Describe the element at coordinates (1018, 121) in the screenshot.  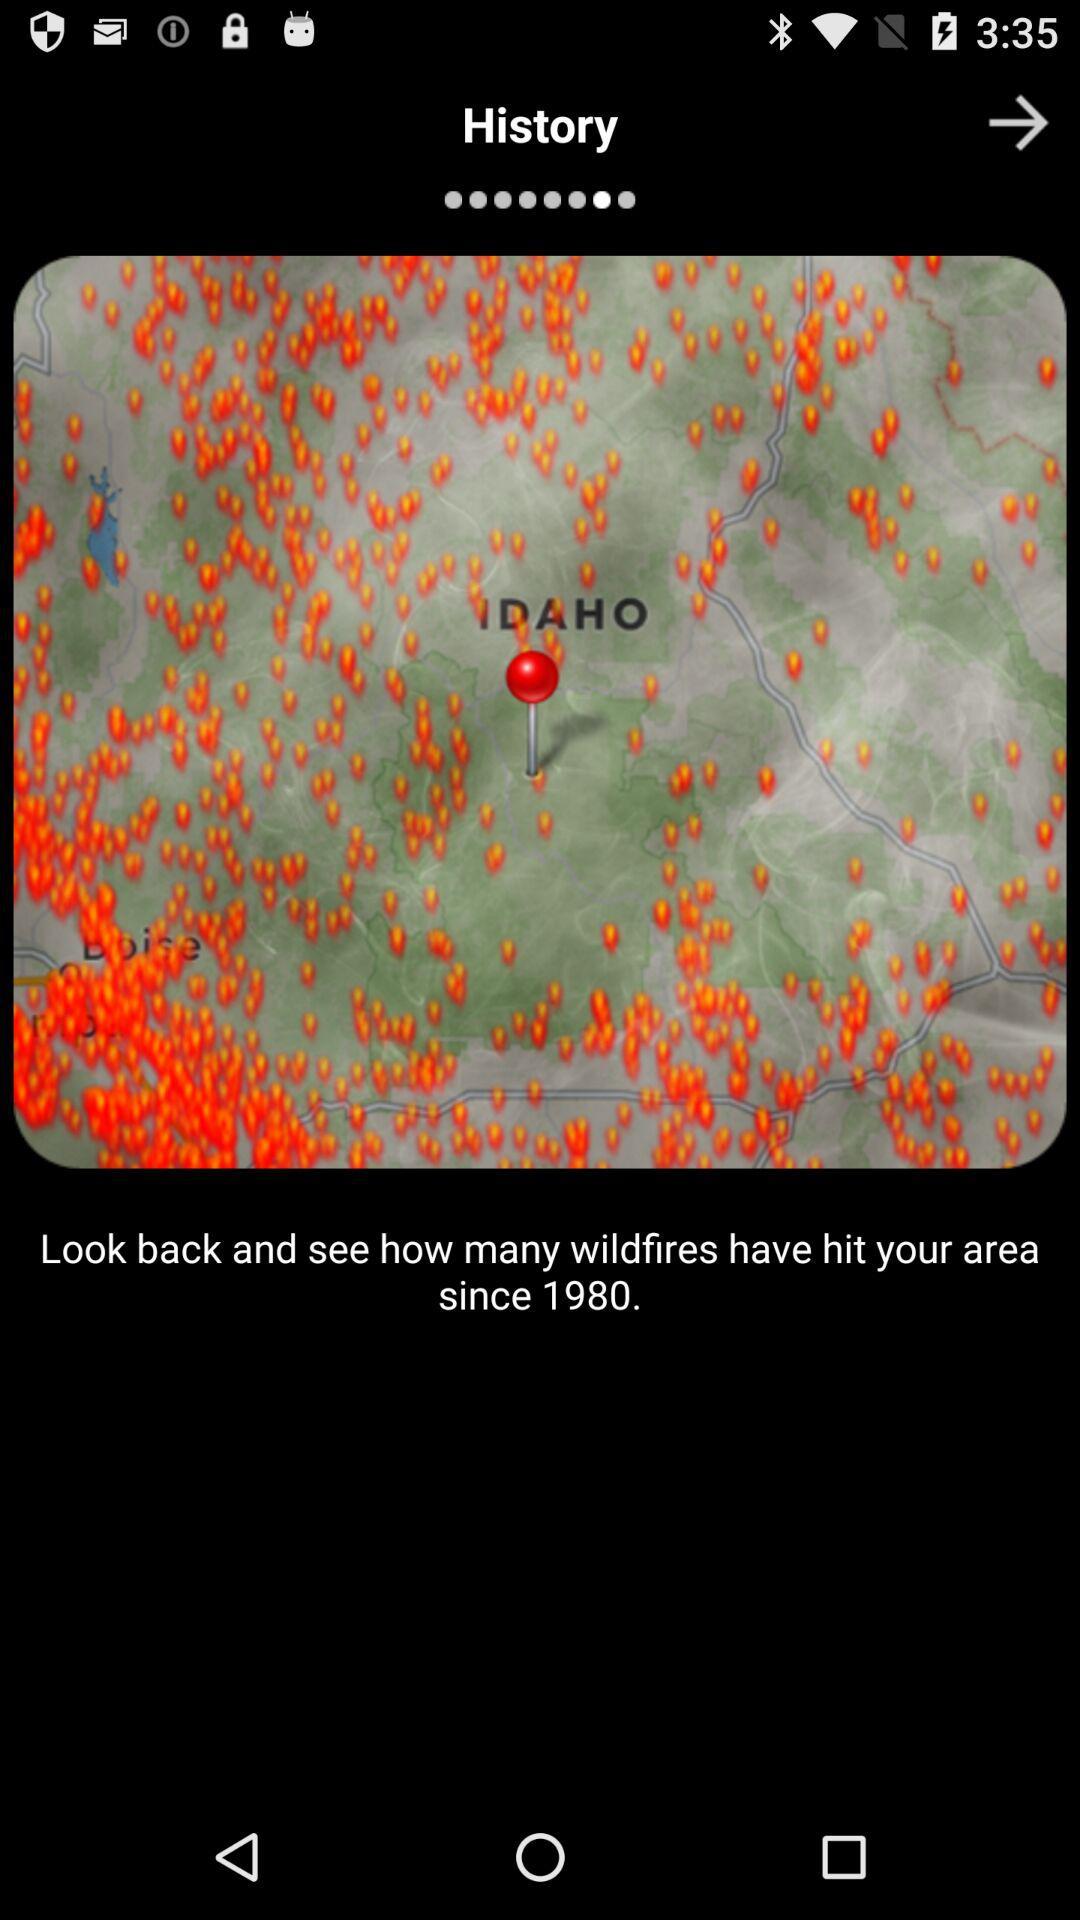
I see `the item at the top right corner` at that location.